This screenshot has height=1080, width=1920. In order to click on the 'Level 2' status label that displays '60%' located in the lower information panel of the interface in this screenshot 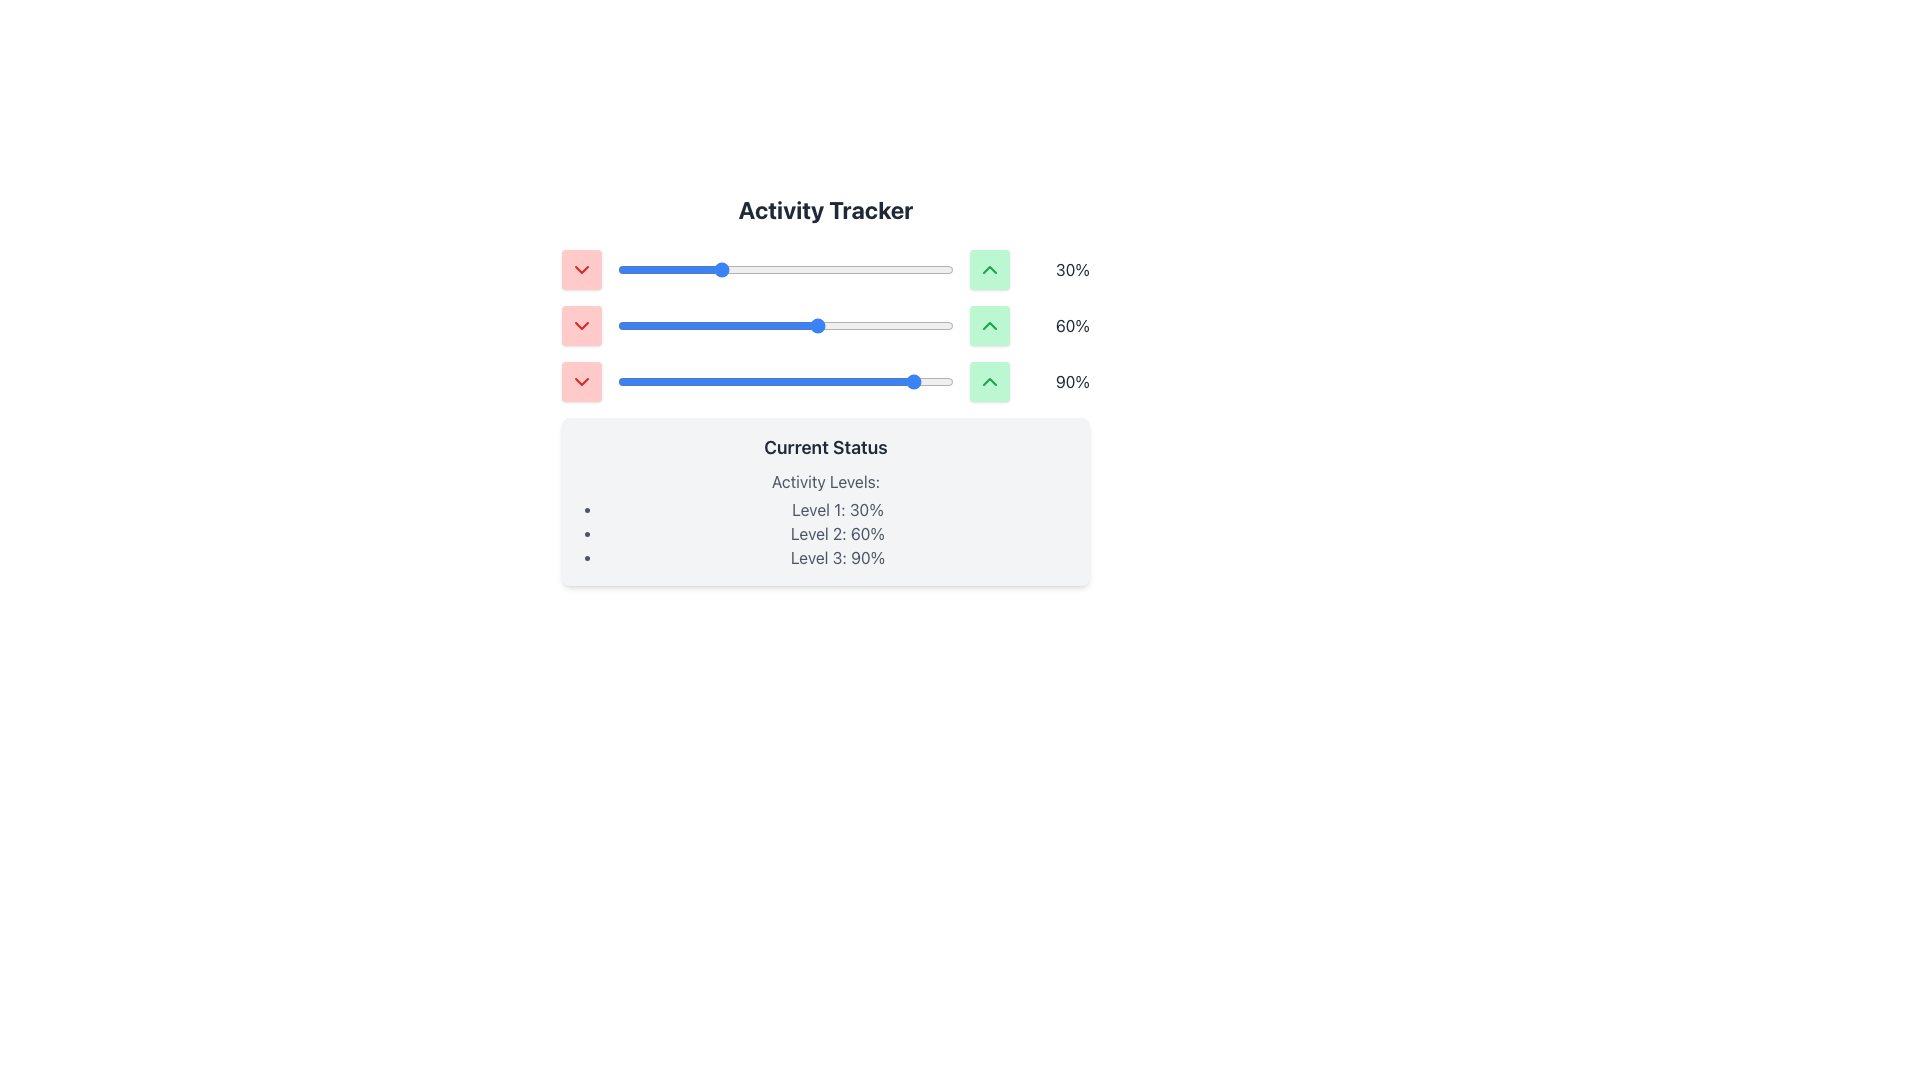, I will do `click(838, 532)`.